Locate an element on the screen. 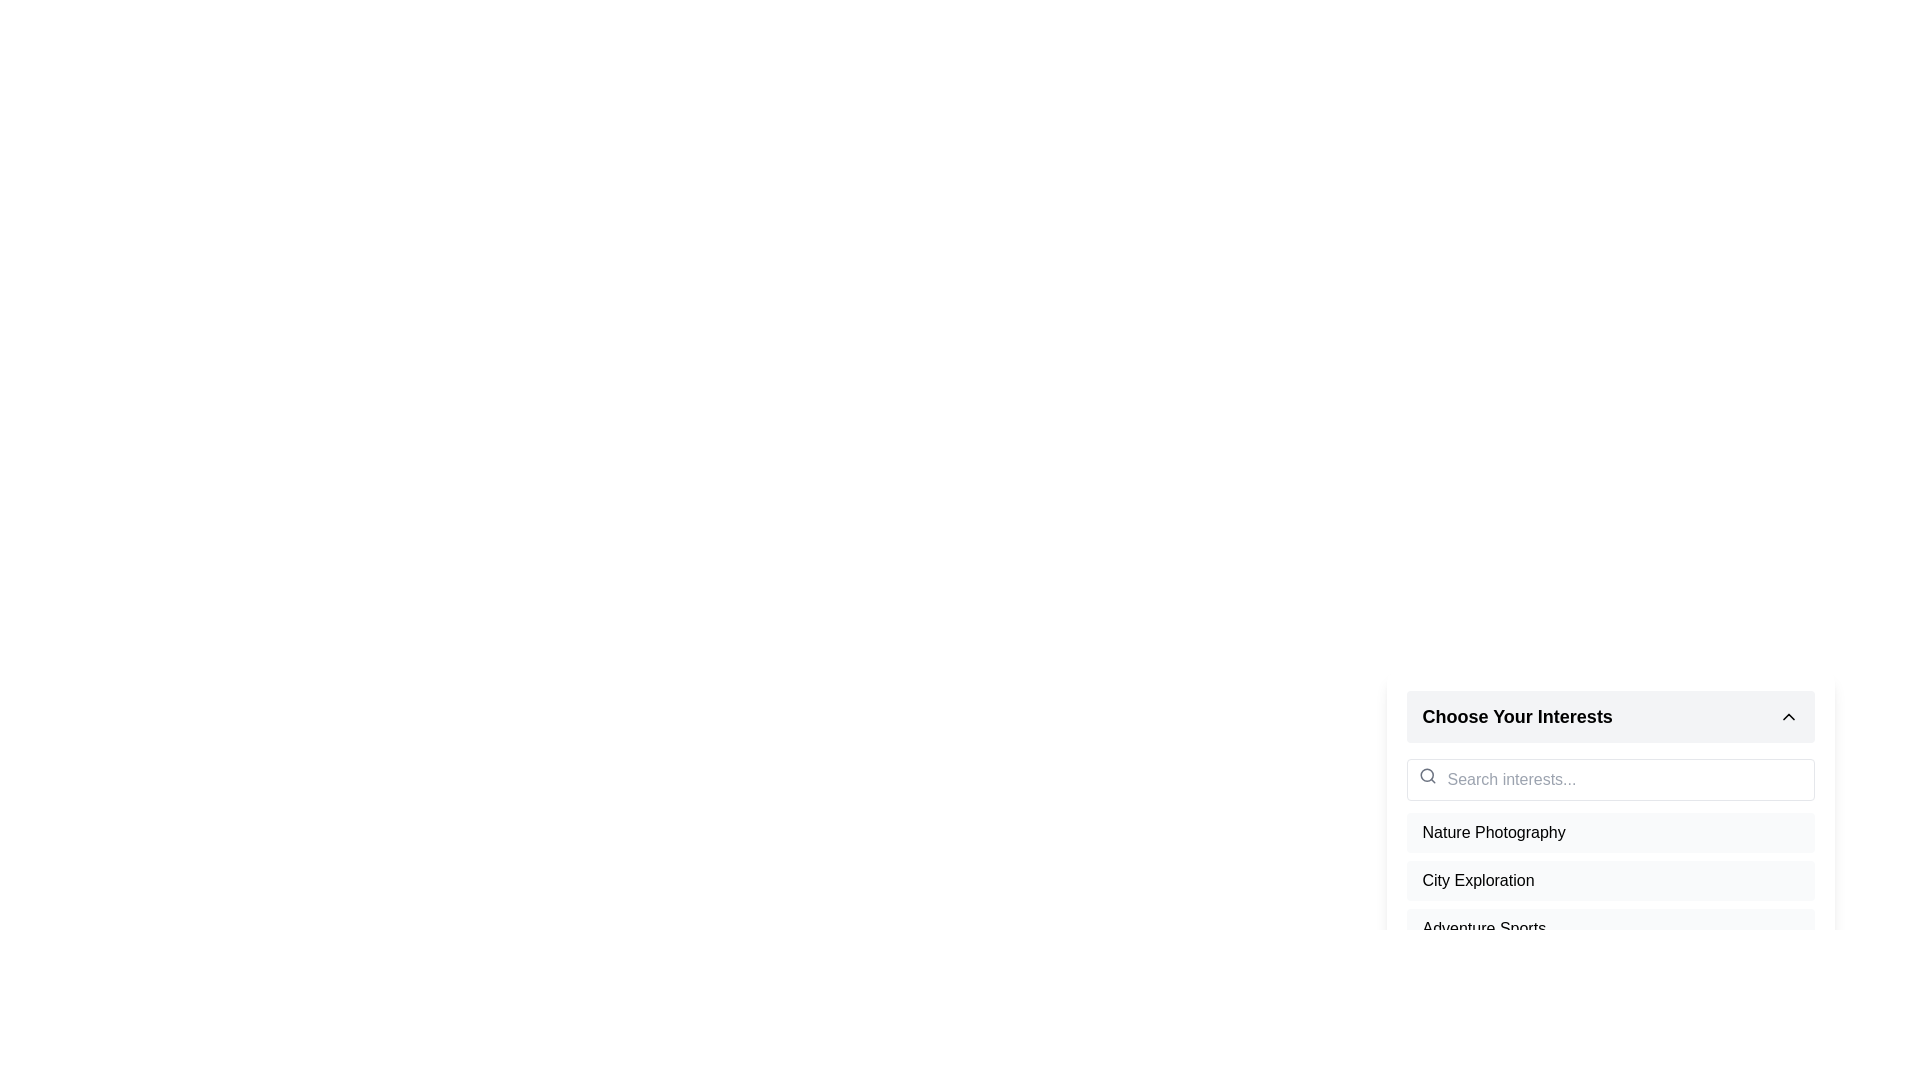  'Adventure Sports' selectable list item, which is the third entry under the 'Choose Your Interests' heading, using development tools is located at coordinates (1610, 929).